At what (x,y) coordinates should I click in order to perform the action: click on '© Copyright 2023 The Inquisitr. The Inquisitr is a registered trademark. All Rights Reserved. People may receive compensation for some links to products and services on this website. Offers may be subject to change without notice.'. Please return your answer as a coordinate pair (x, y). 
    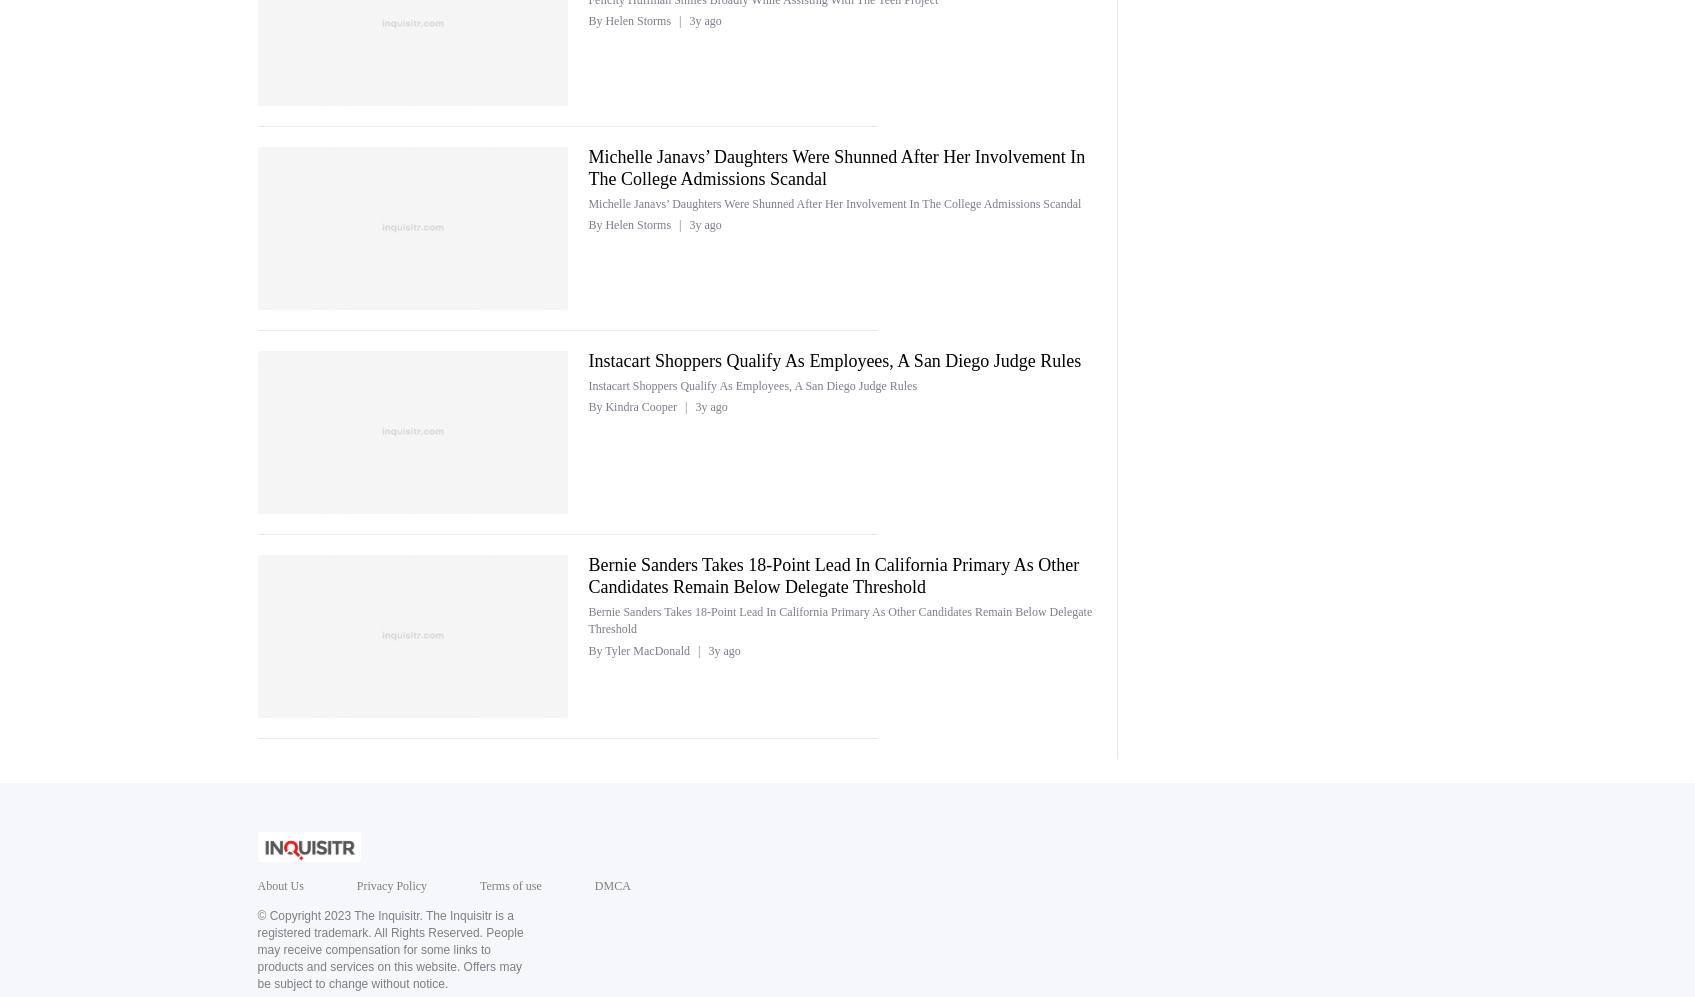
    Looking at the image, I should click on (255, 949).